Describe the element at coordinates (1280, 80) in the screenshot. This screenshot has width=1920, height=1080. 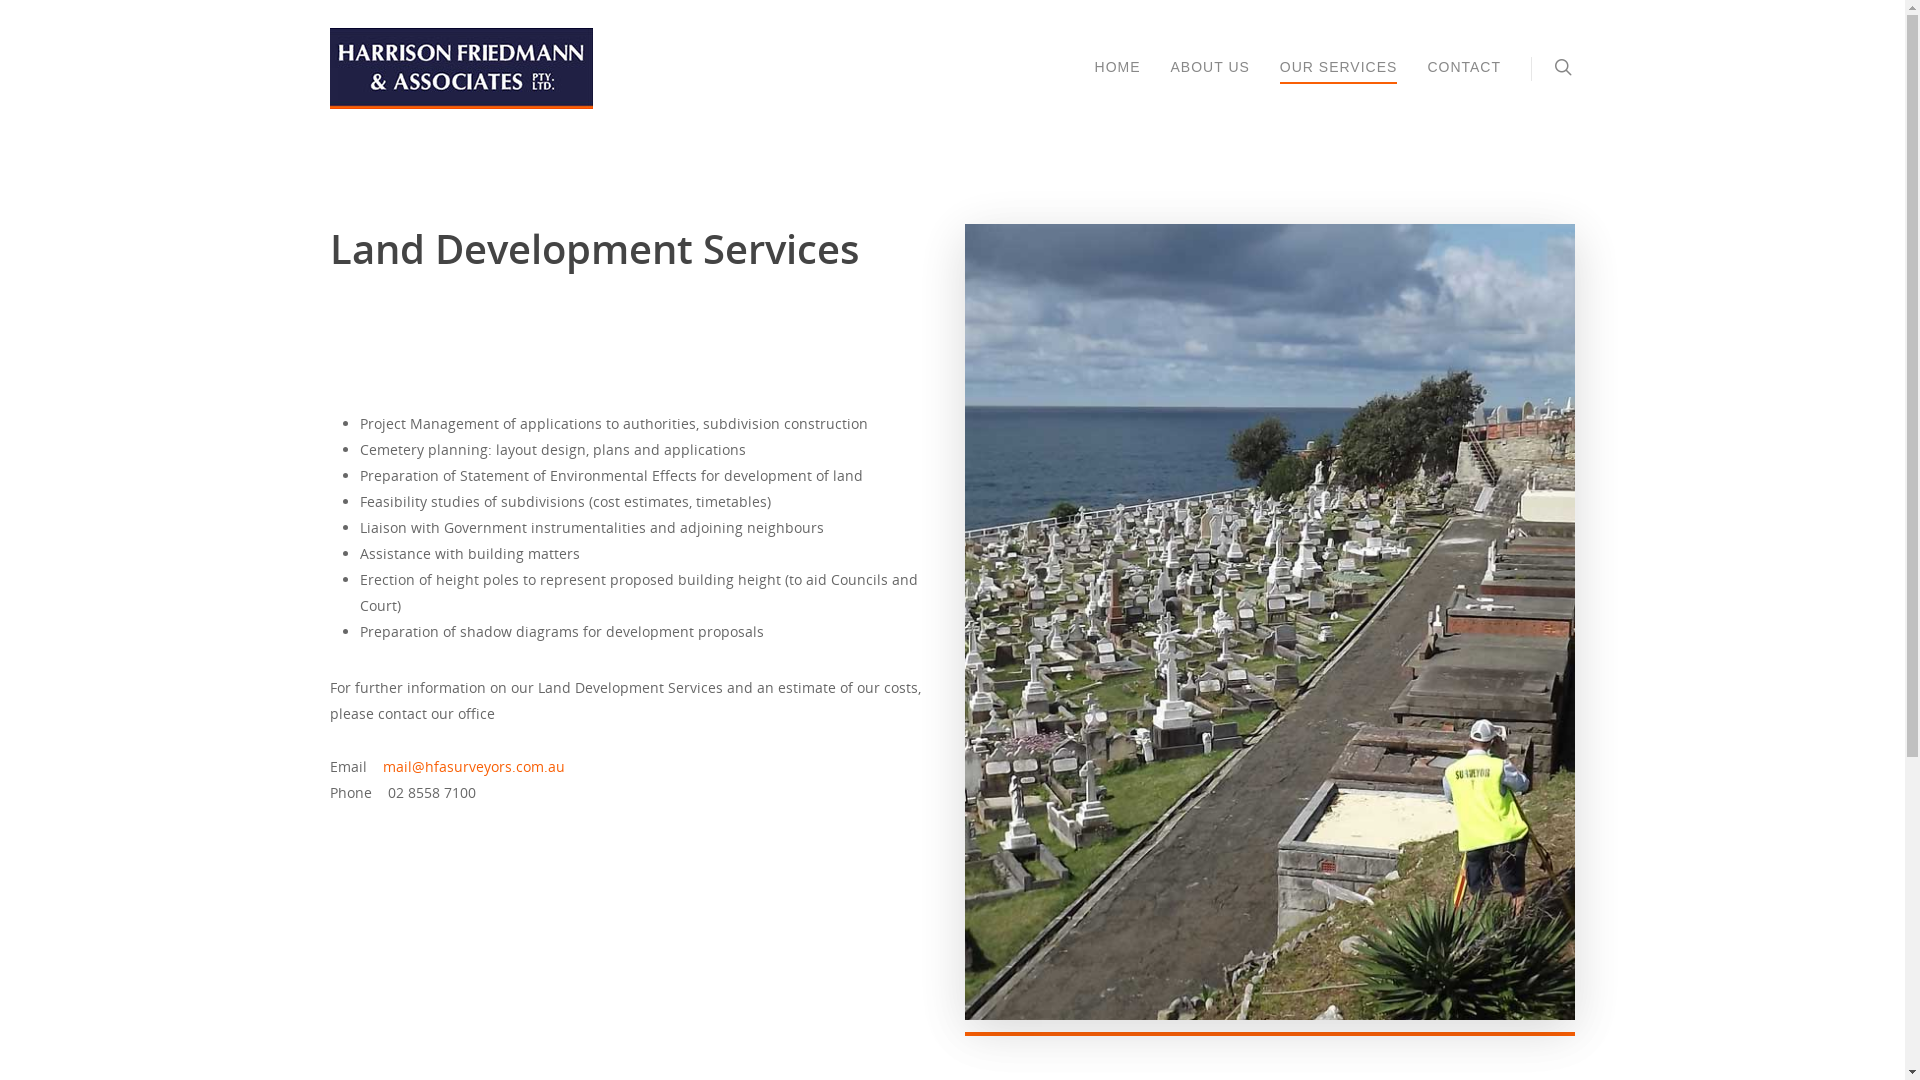
I see `'OUR SERVICES'` at that location.